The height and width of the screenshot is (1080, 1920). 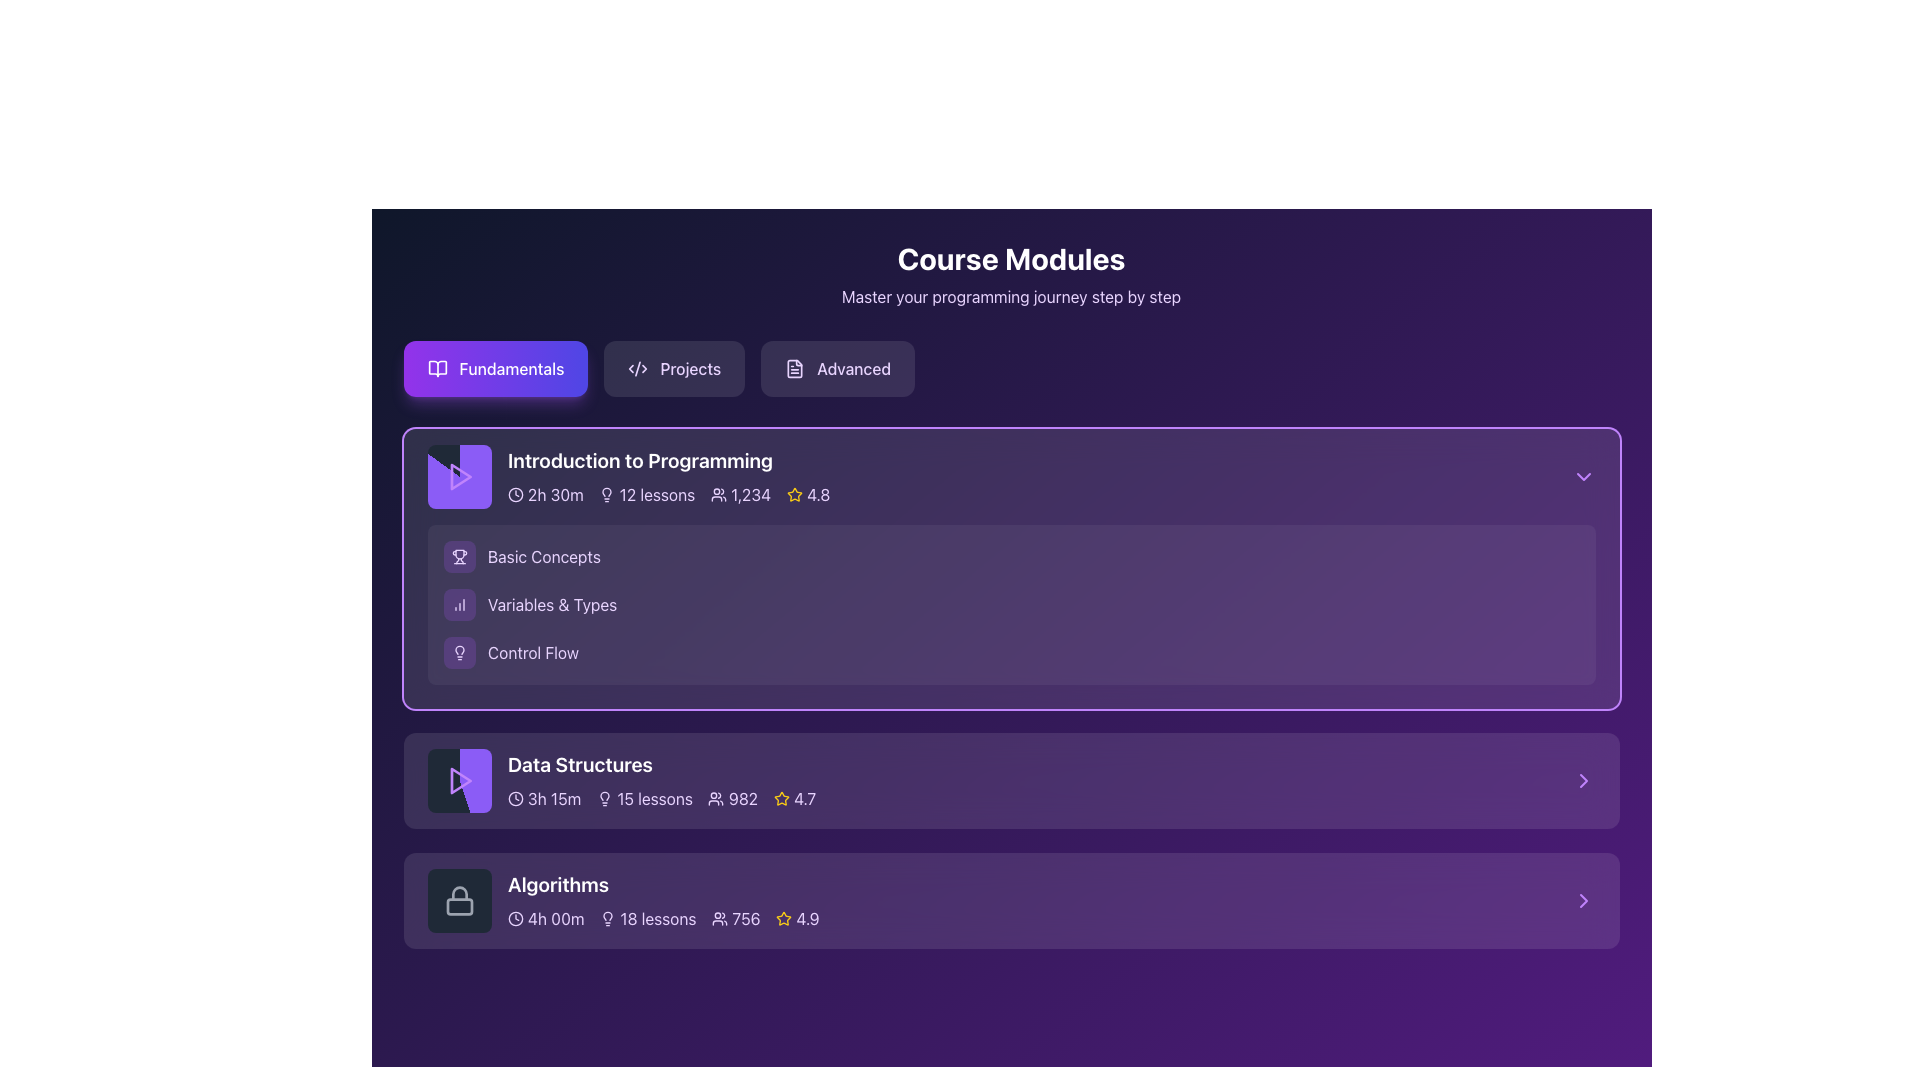 What do you see at coordinates (552, 604) in the screenshot?
I see `the 'Variables & Types' label, which is styled in light purple on a dark purple background` at bounding box center [552, 604].